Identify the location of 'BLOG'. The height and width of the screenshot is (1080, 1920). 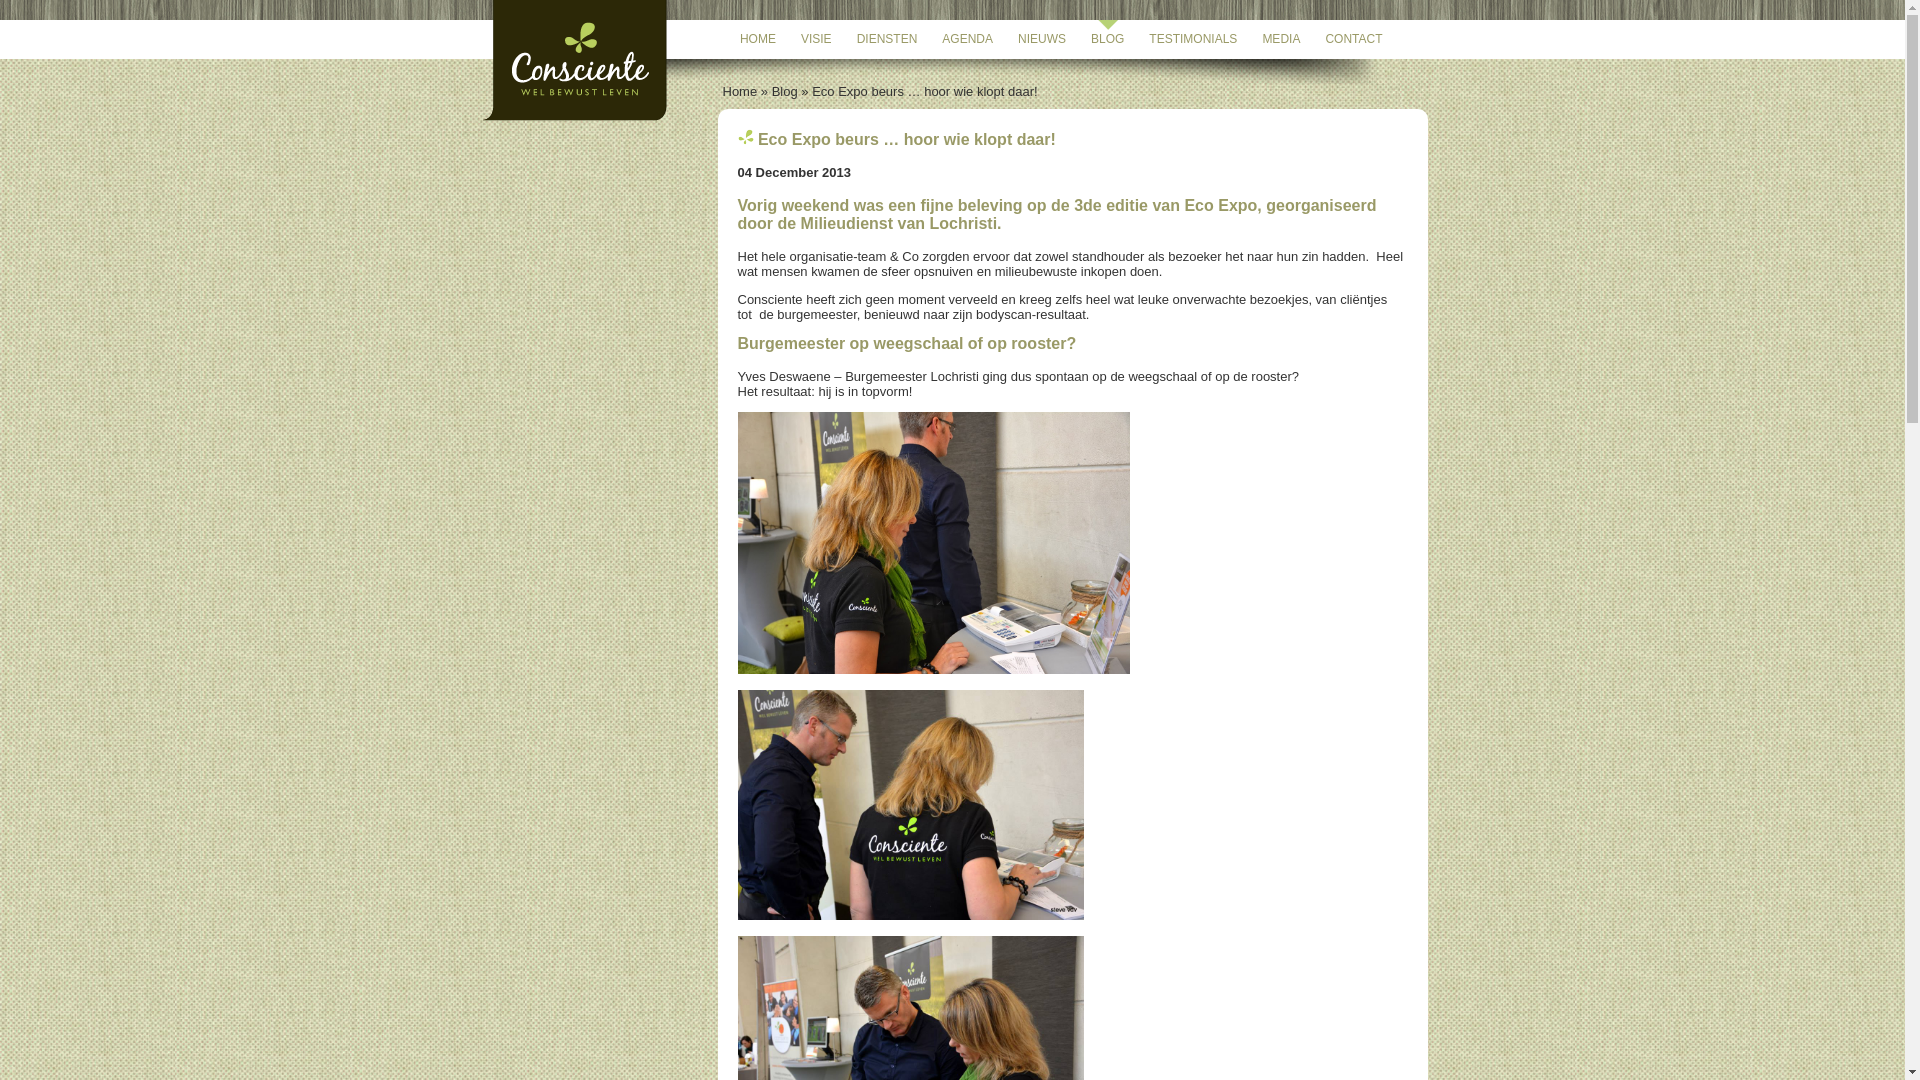
(1106, 39).